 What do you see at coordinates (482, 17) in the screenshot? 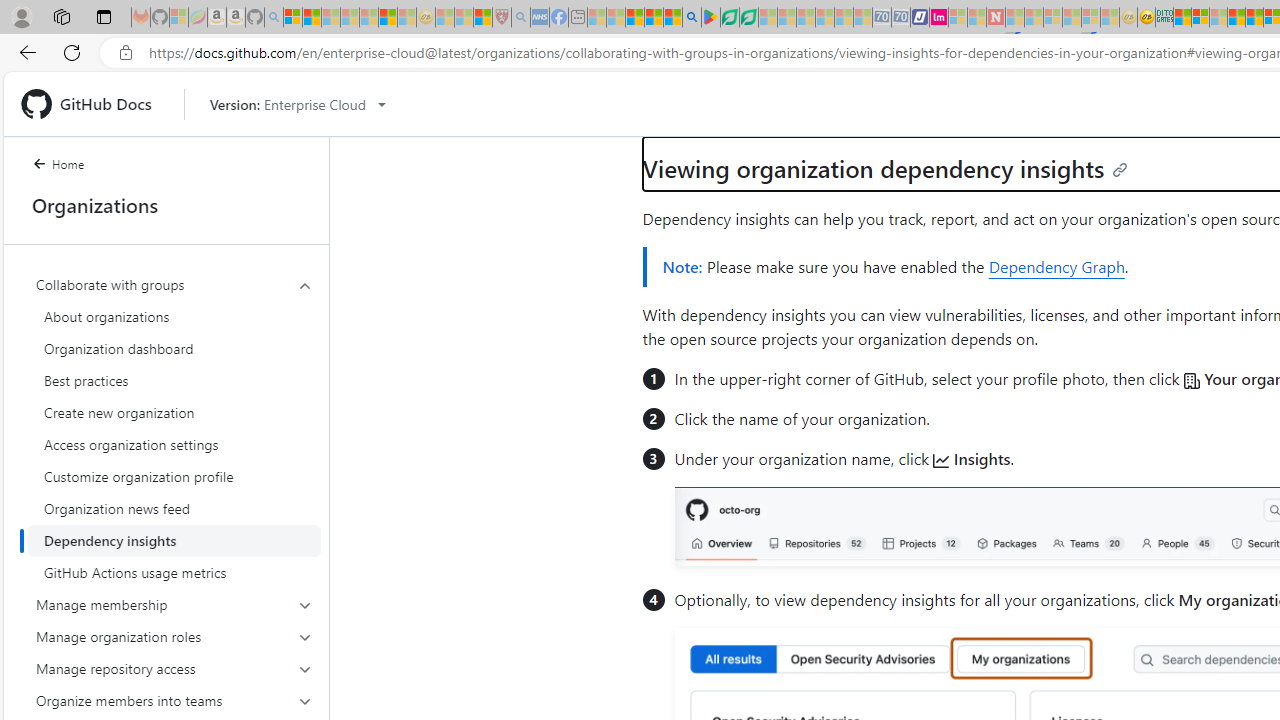
I see `'Local - MSN'` at bounding box center [482, 17].